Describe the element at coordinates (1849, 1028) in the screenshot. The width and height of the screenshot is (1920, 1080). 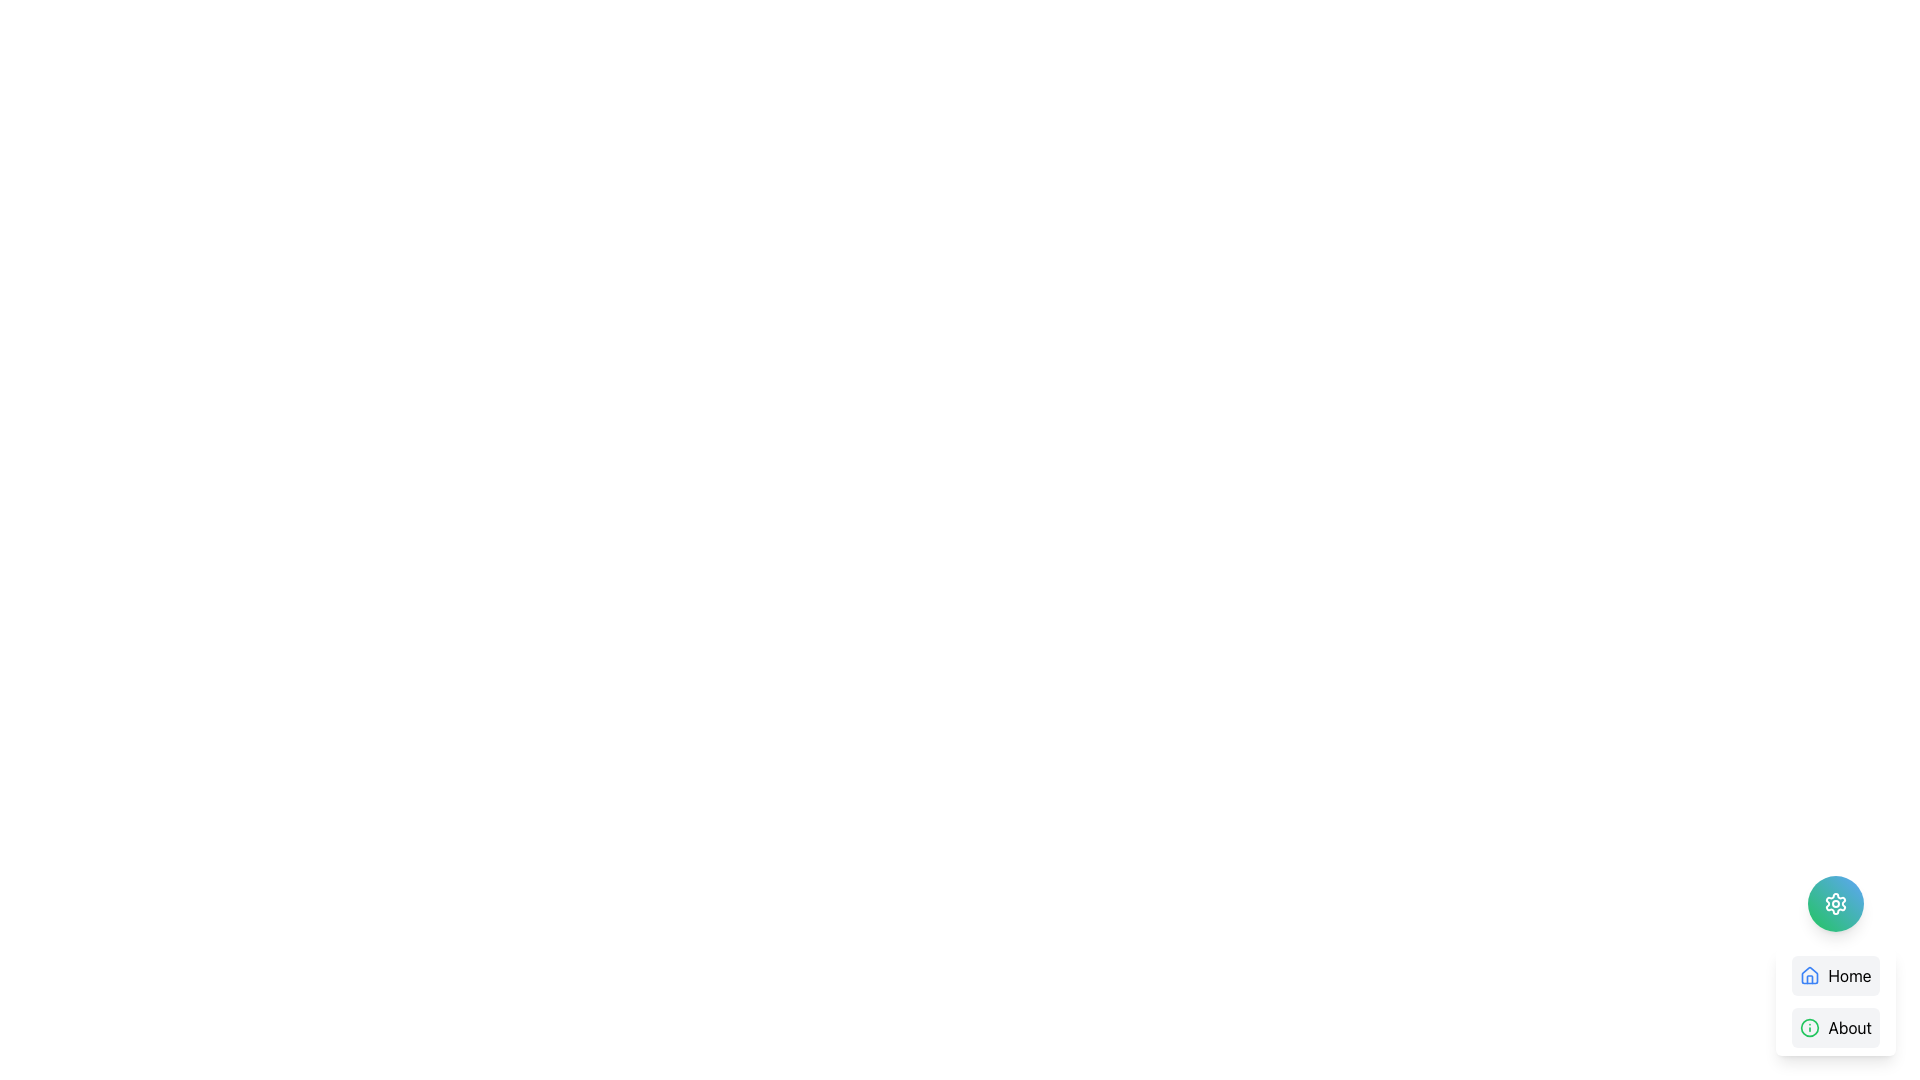
I see `the clickable text label 'About' located below the 'Home' button in the lower right corner` at that location.